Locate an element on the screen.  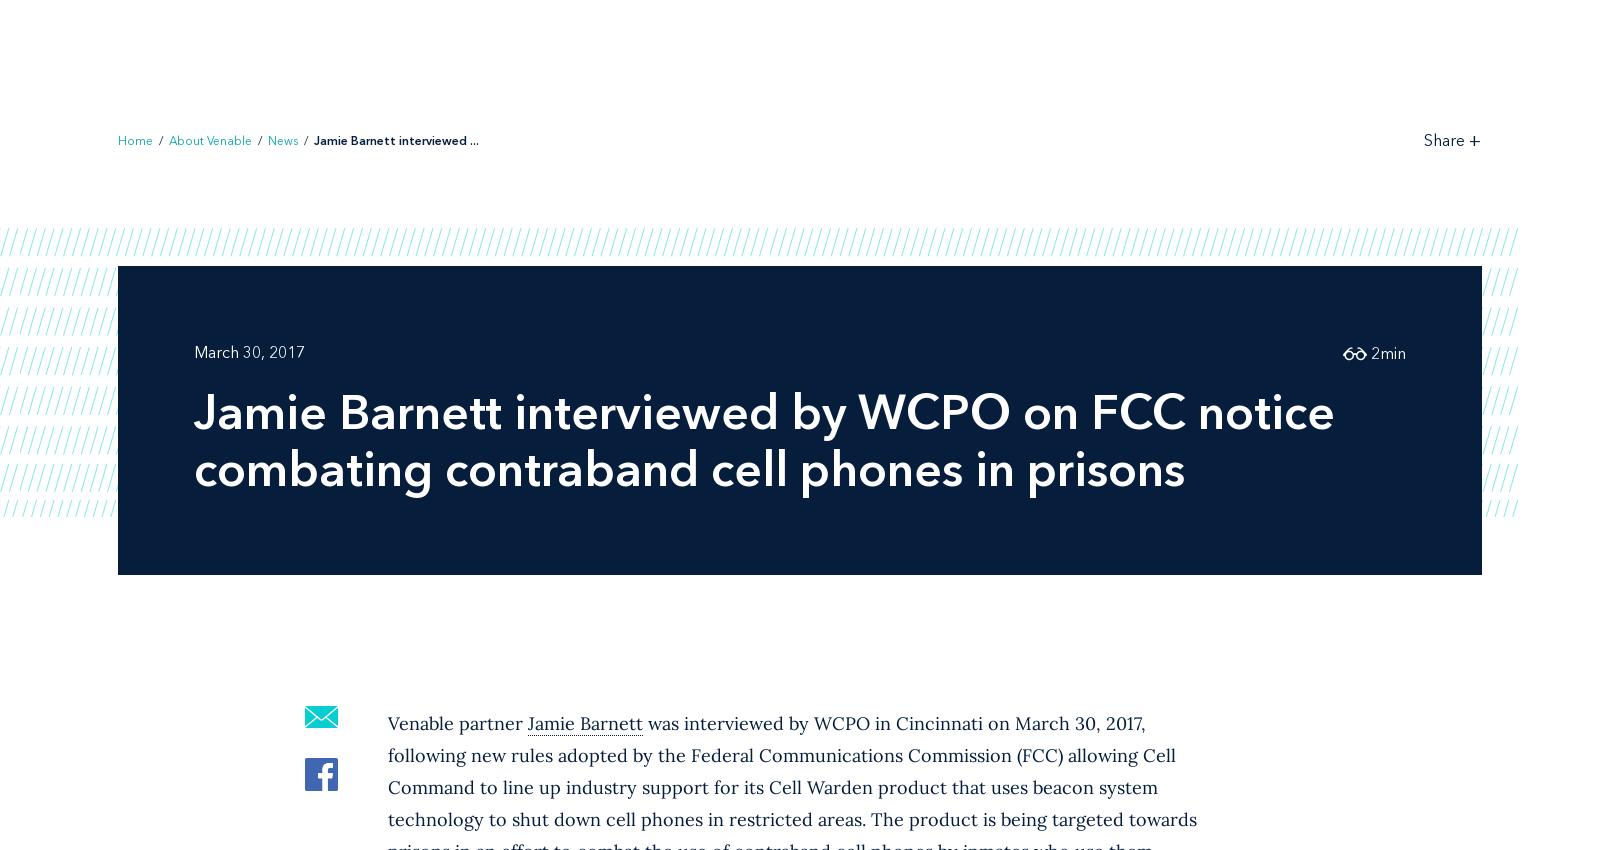
'News' is located at coordinates (283, 139).